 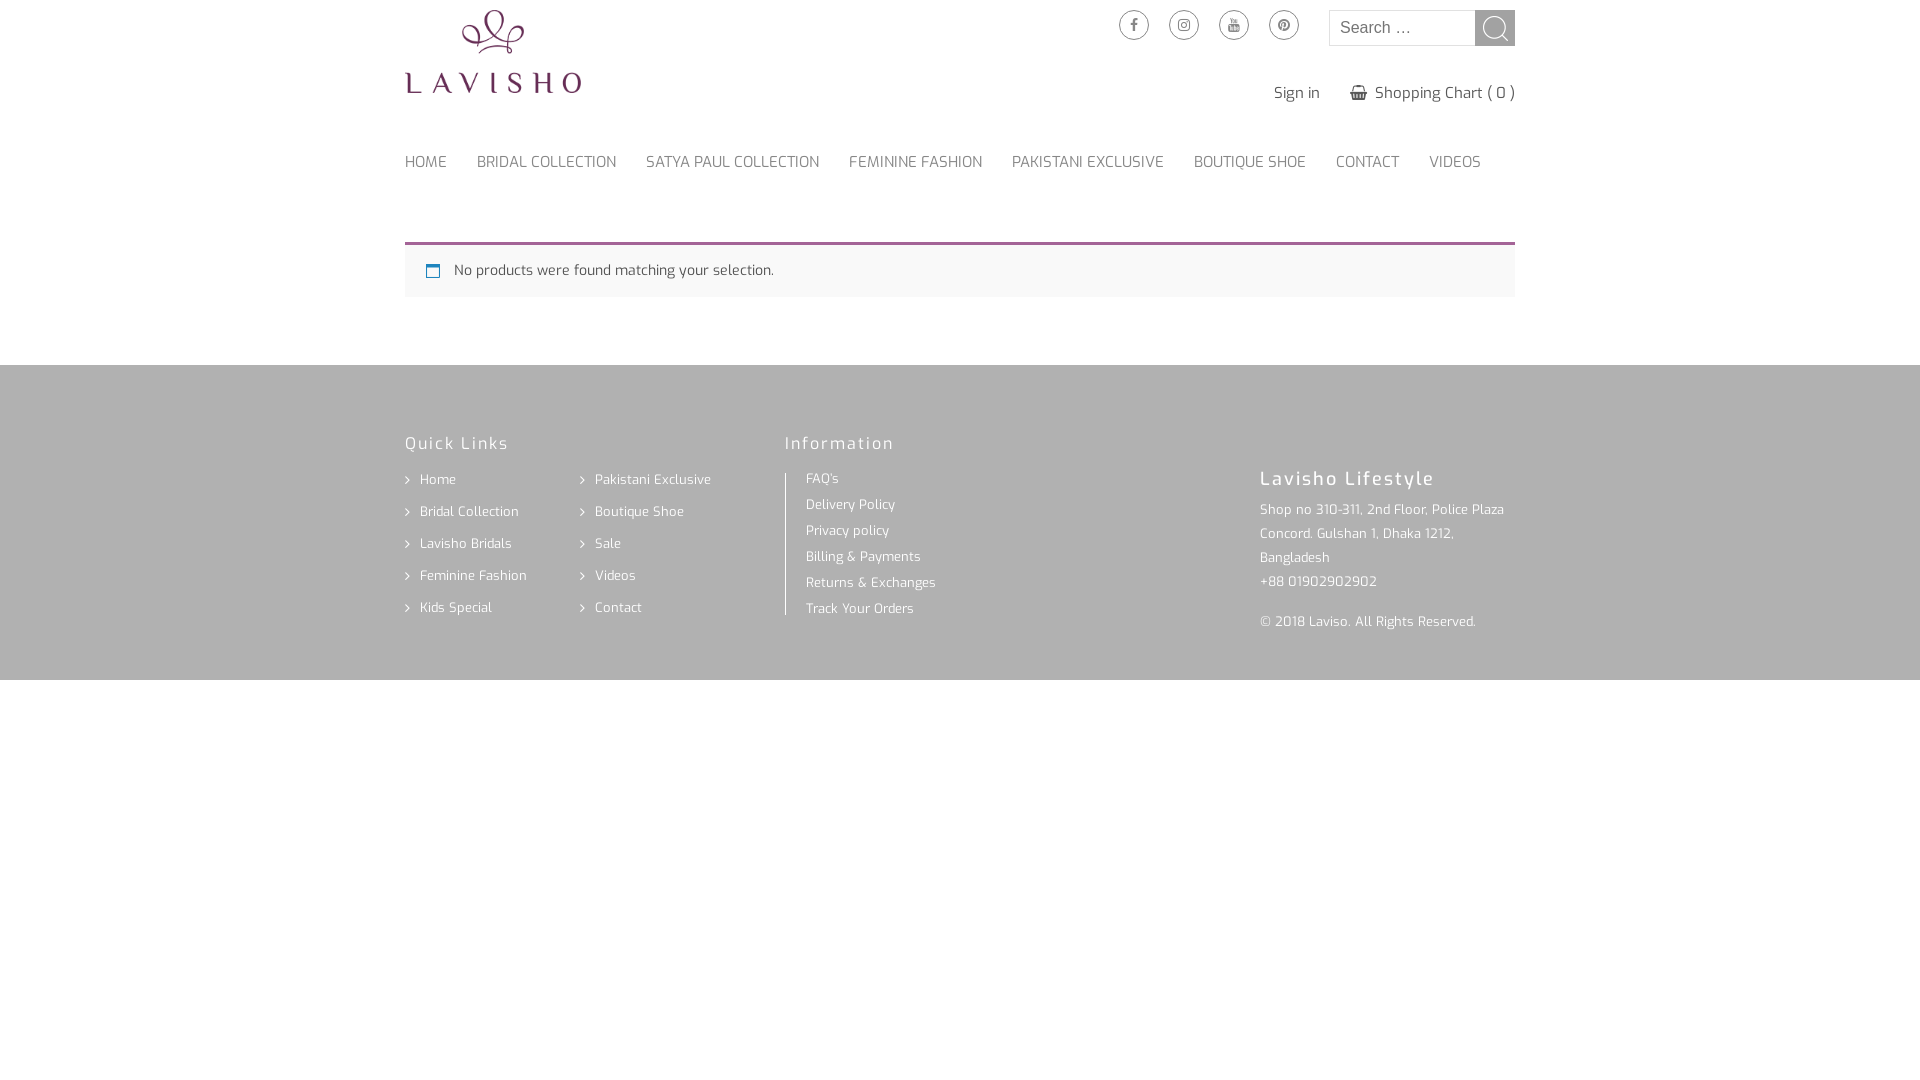 I want to click on 'HOME', so click(x=440, y=161).